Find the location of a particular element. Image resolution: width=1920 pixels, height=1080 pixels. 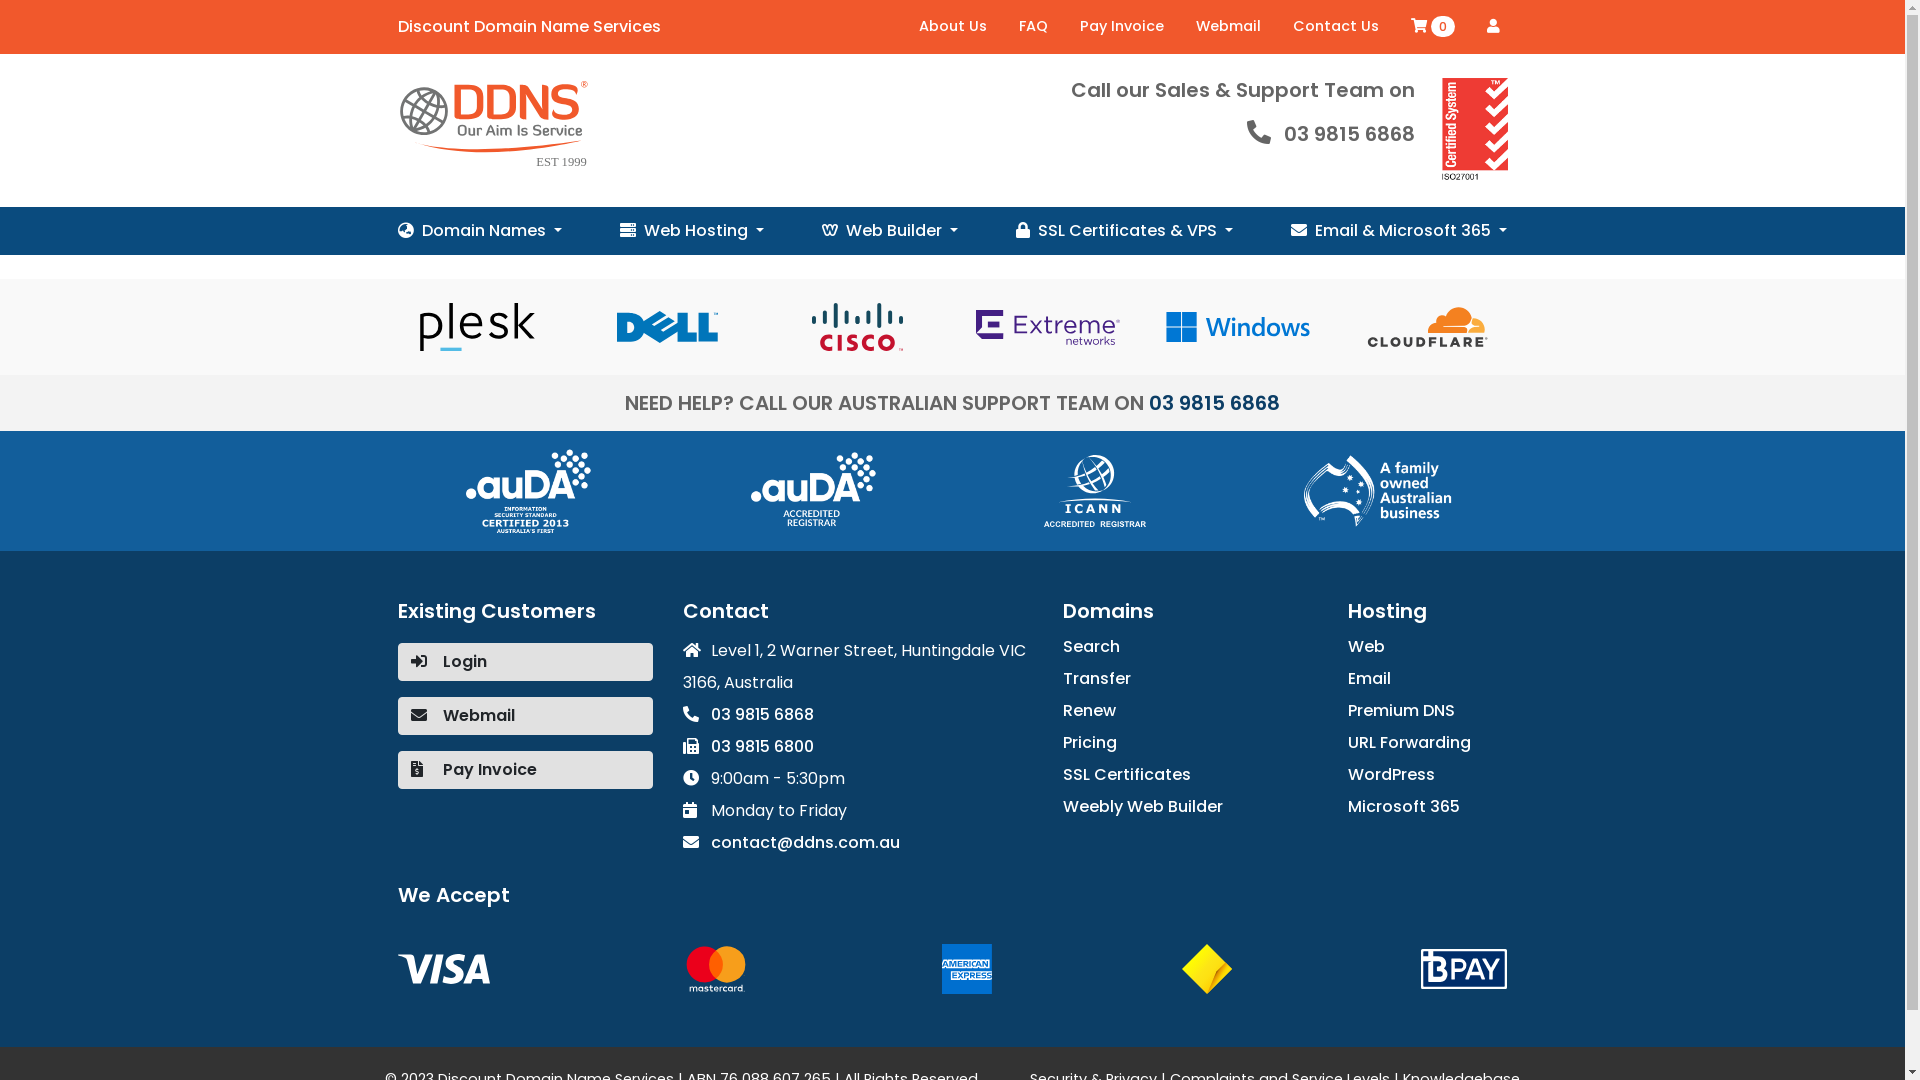

'FAQ' is located at coordinates (1032, 27).